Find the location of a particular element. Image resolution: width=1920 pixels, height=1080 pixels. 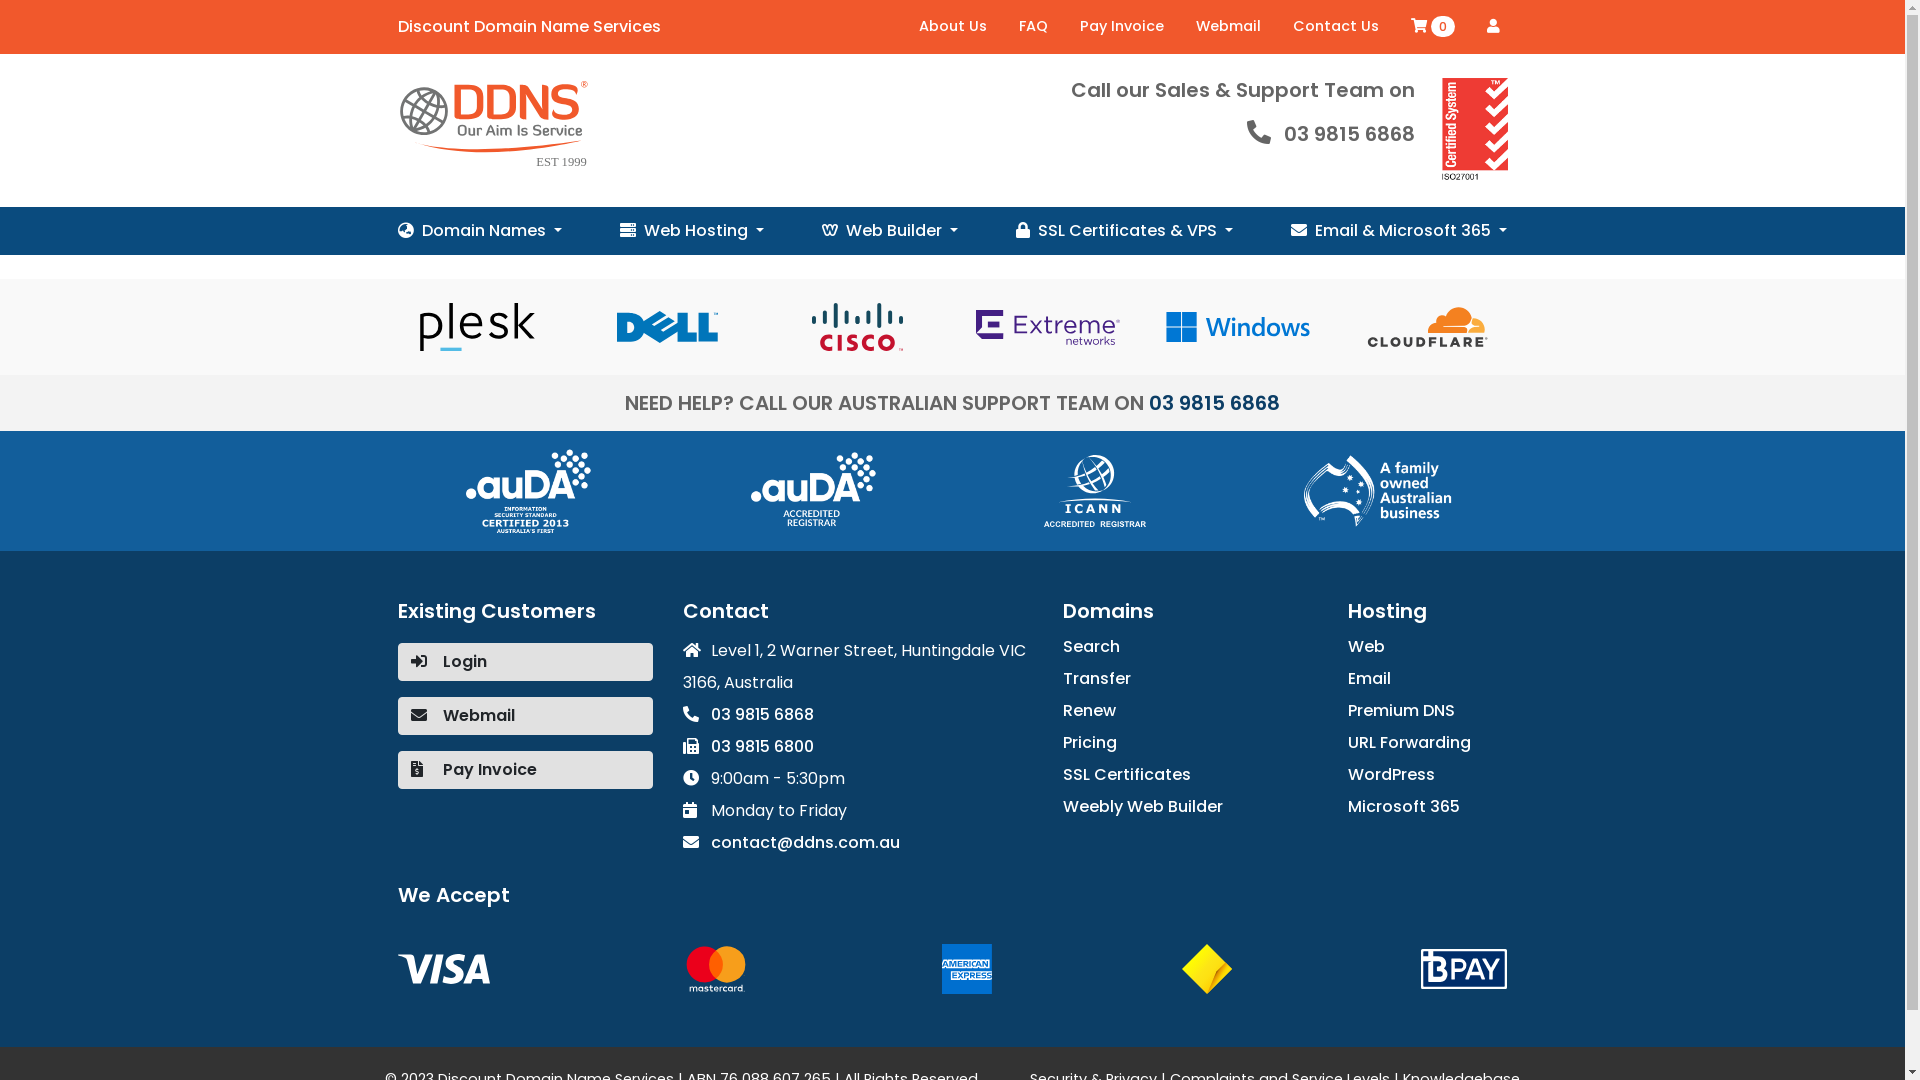

'FAQ' is located at coordinates (1032, 27).